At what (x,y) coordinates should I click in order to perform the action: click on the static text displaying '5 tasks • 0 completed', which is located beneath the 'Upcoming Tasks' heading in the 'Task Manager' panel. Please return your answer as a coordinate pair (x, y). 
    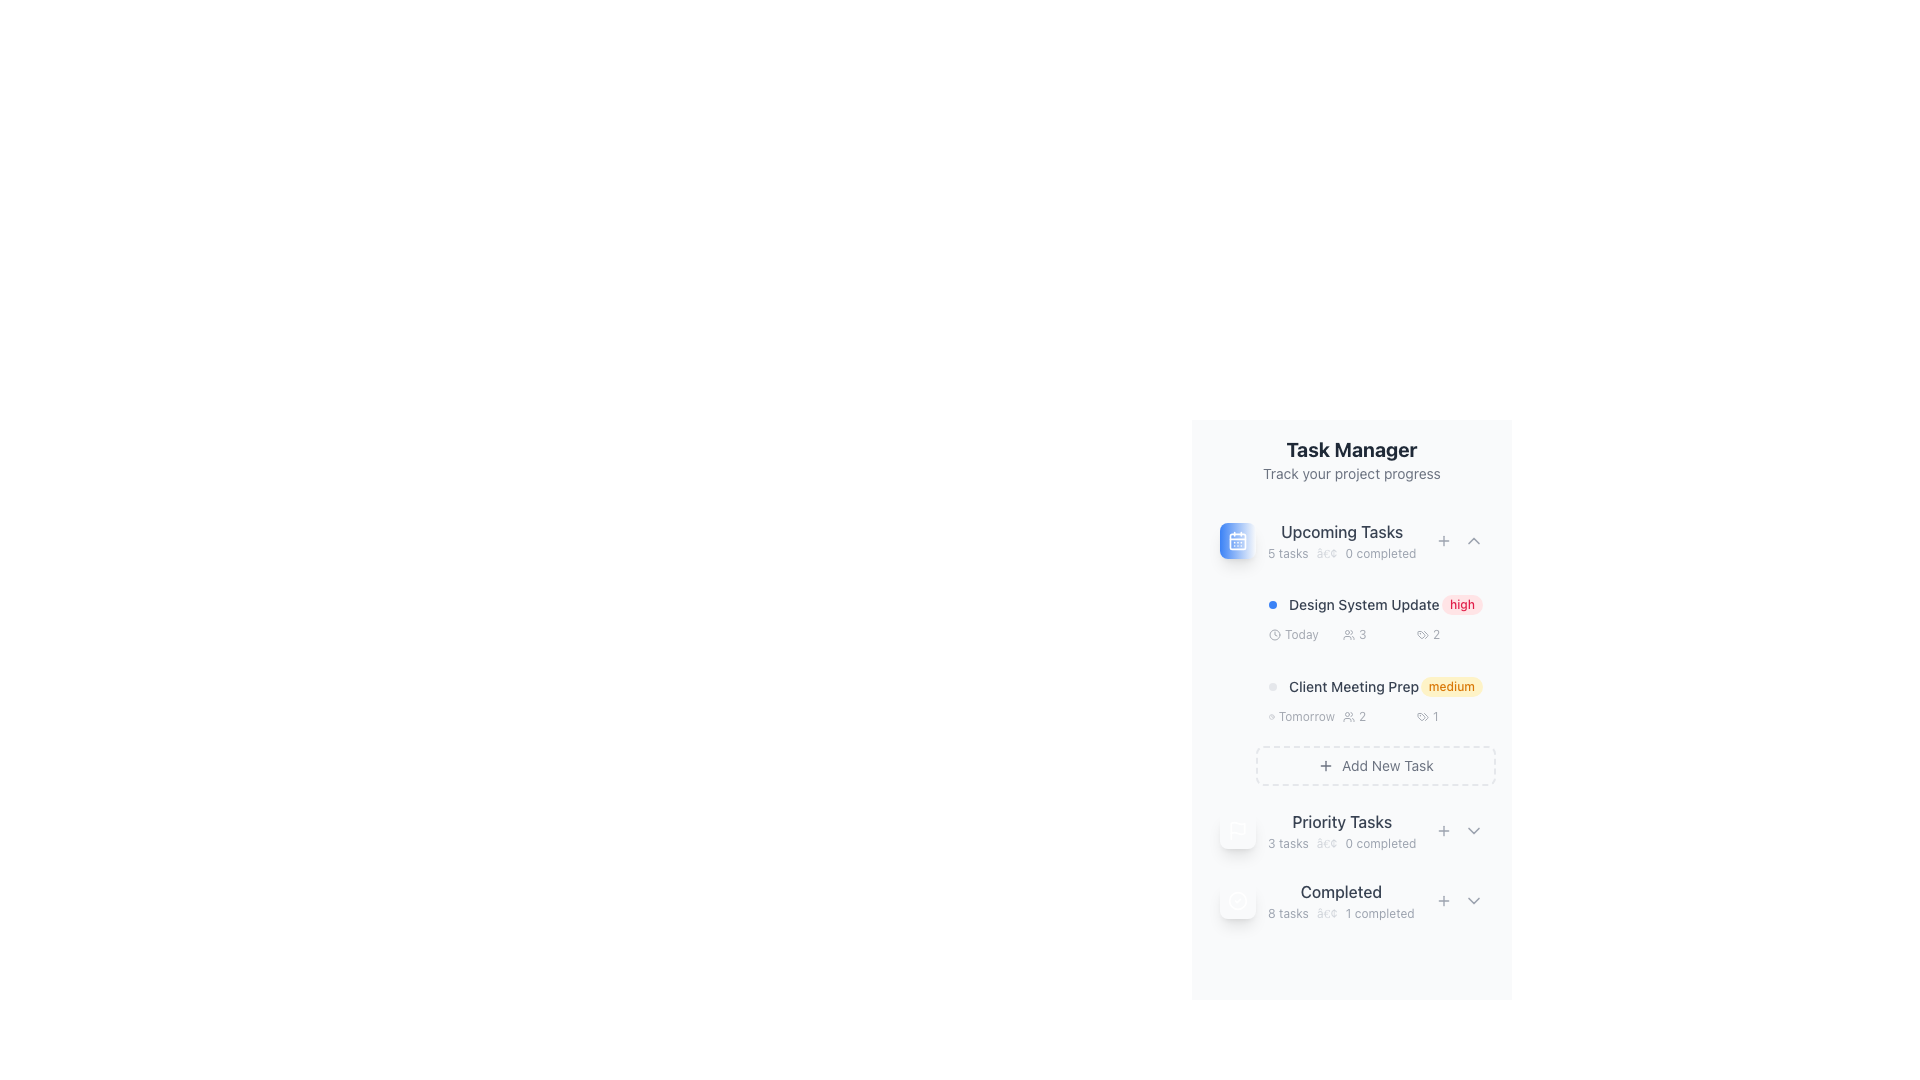
    Looking at the image, I should click on (1342, 554).